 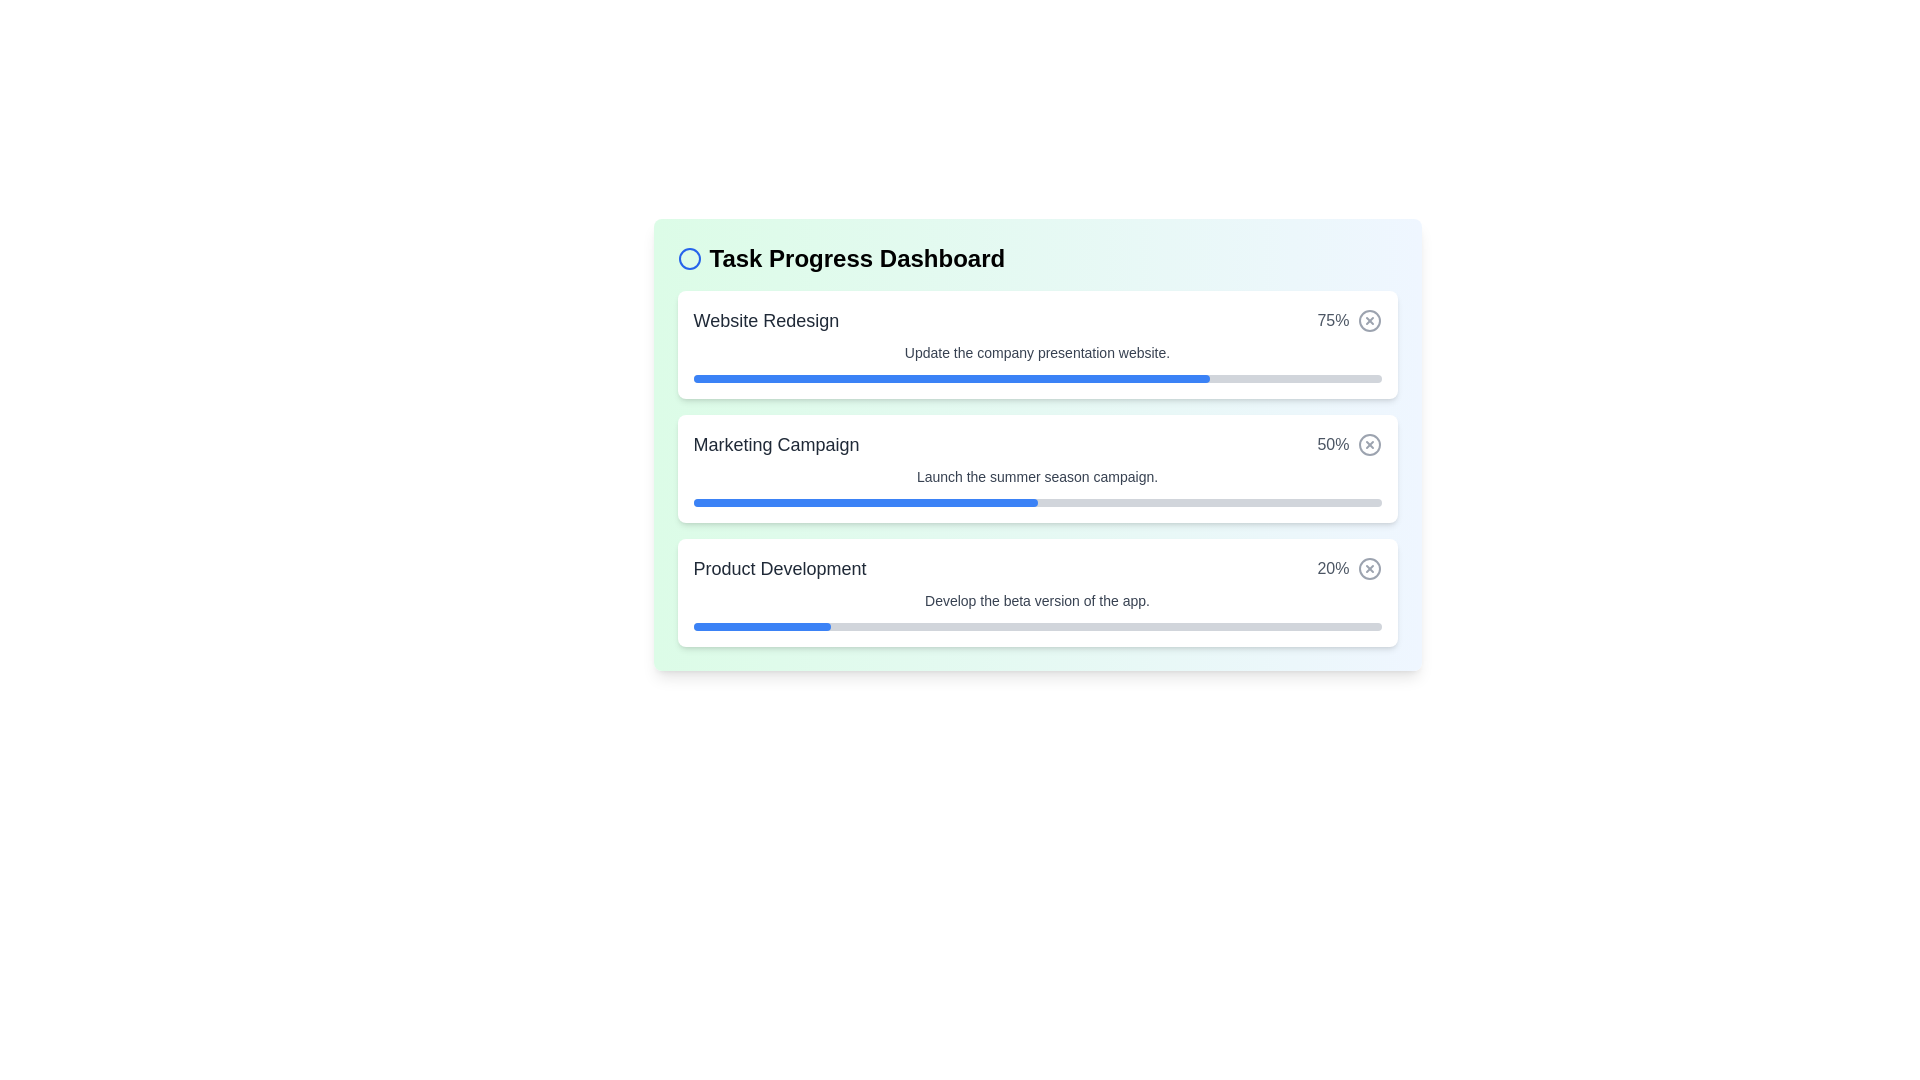 I want to click on the removal button located within the 'Product Development' progress card, adjacent to the '20%' text label, so click(x=1368, y=569).